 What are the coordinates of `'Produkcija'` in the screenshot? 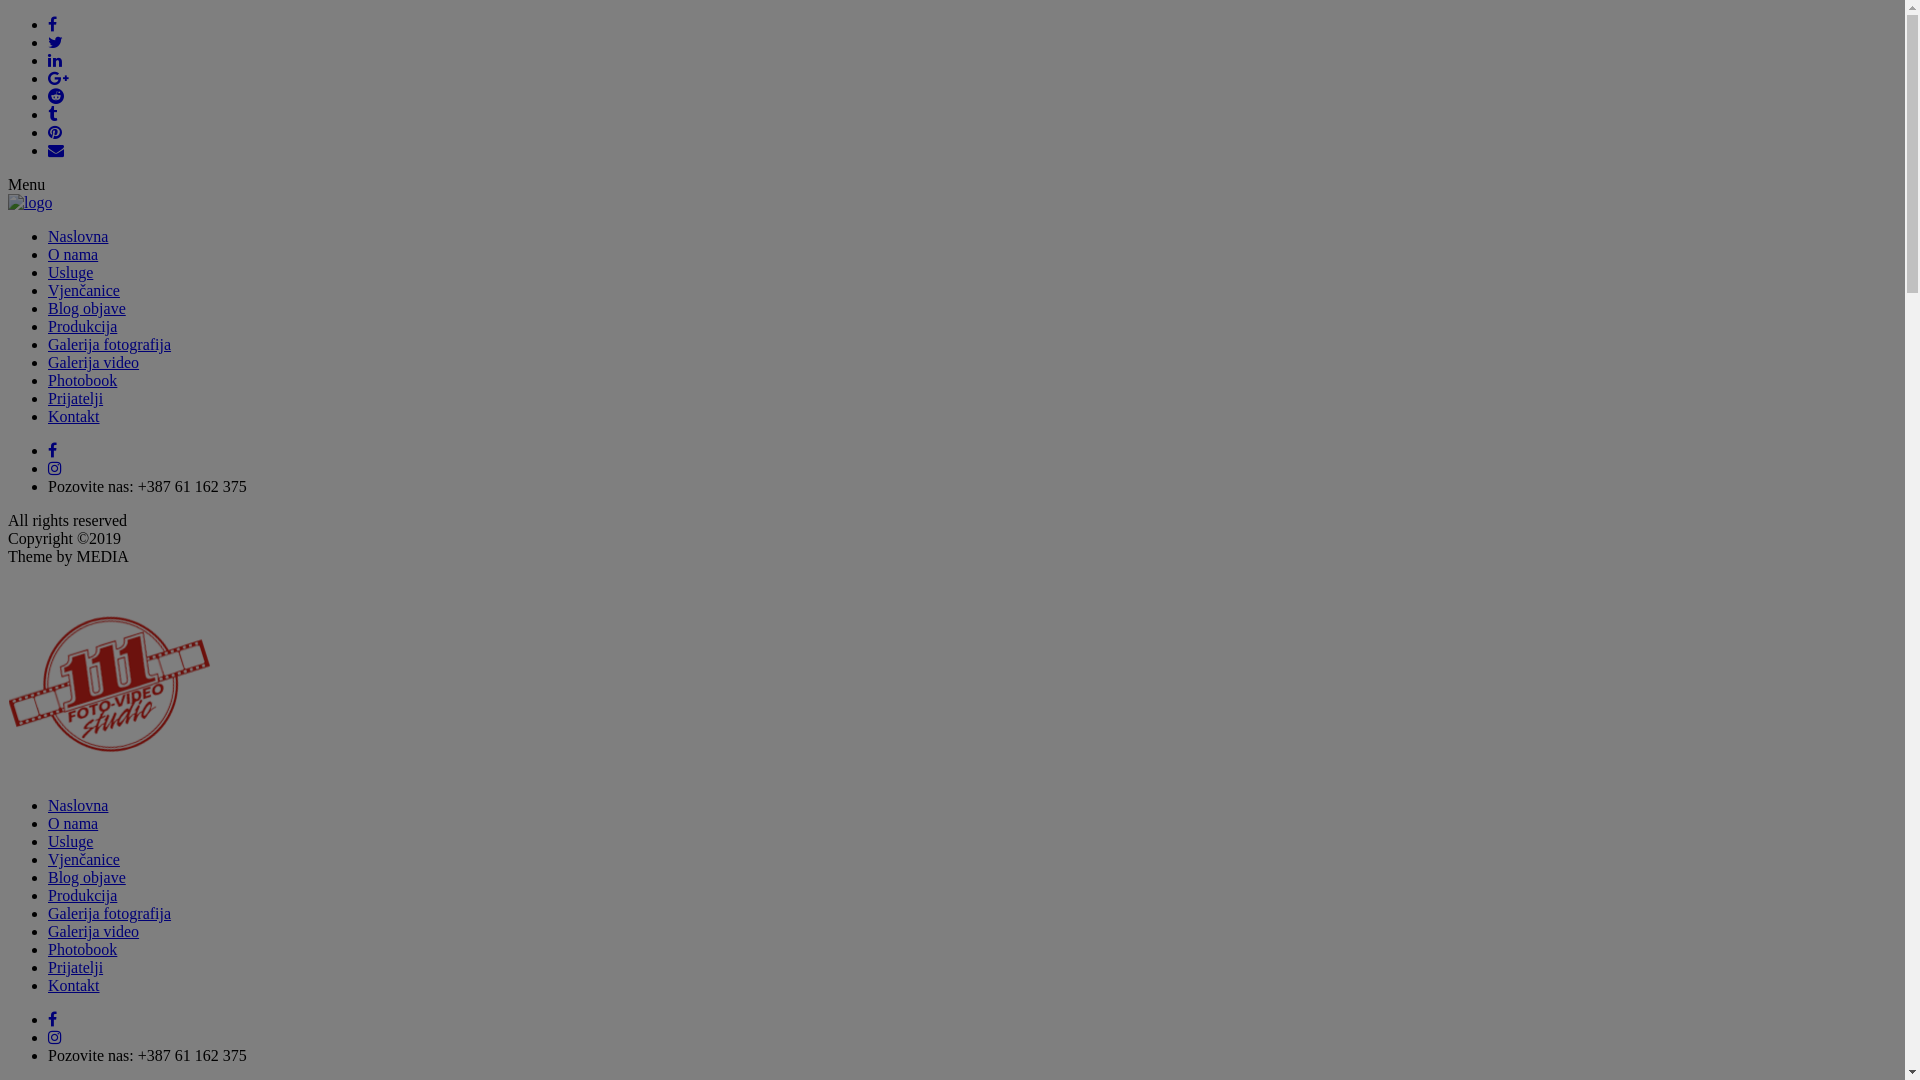 It's located at (81, 894).